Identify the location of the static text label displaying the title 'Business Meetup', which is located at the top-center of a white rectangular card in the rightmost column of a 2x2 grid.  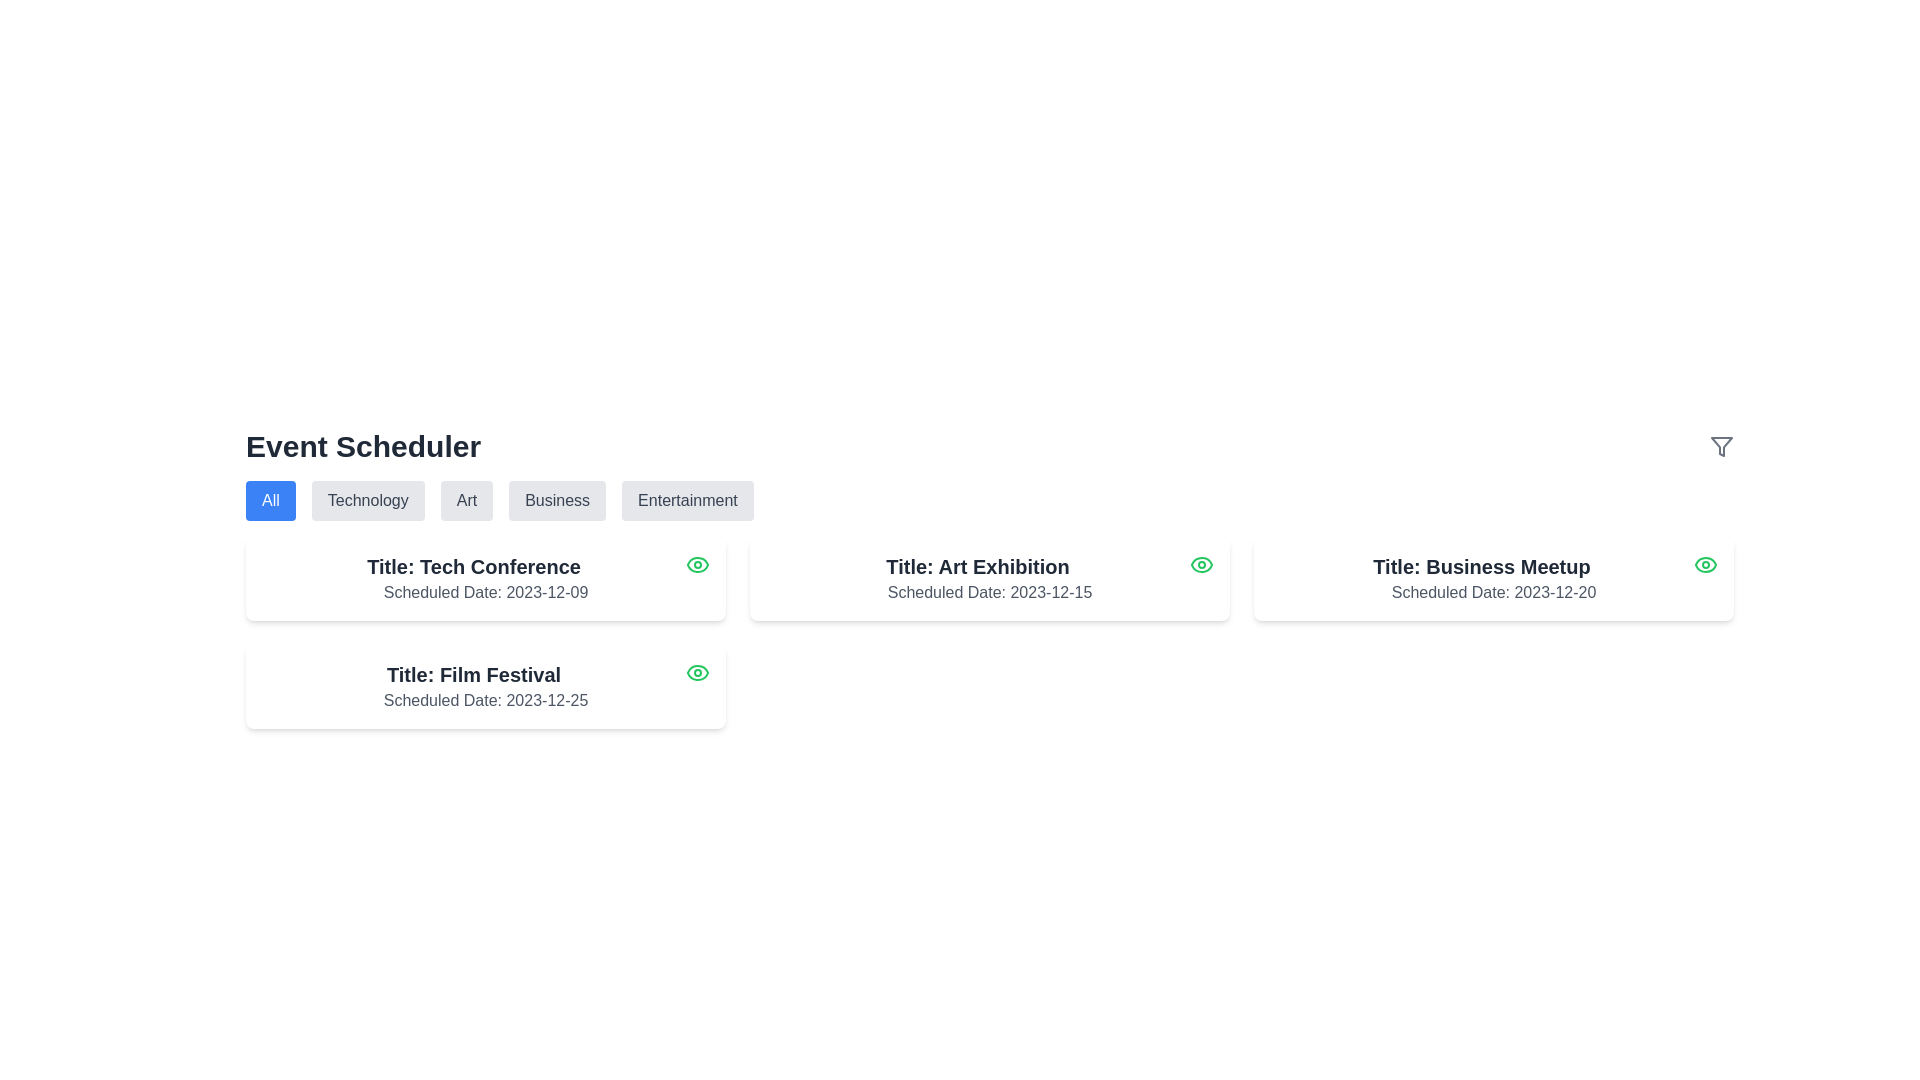
(1493, 567).